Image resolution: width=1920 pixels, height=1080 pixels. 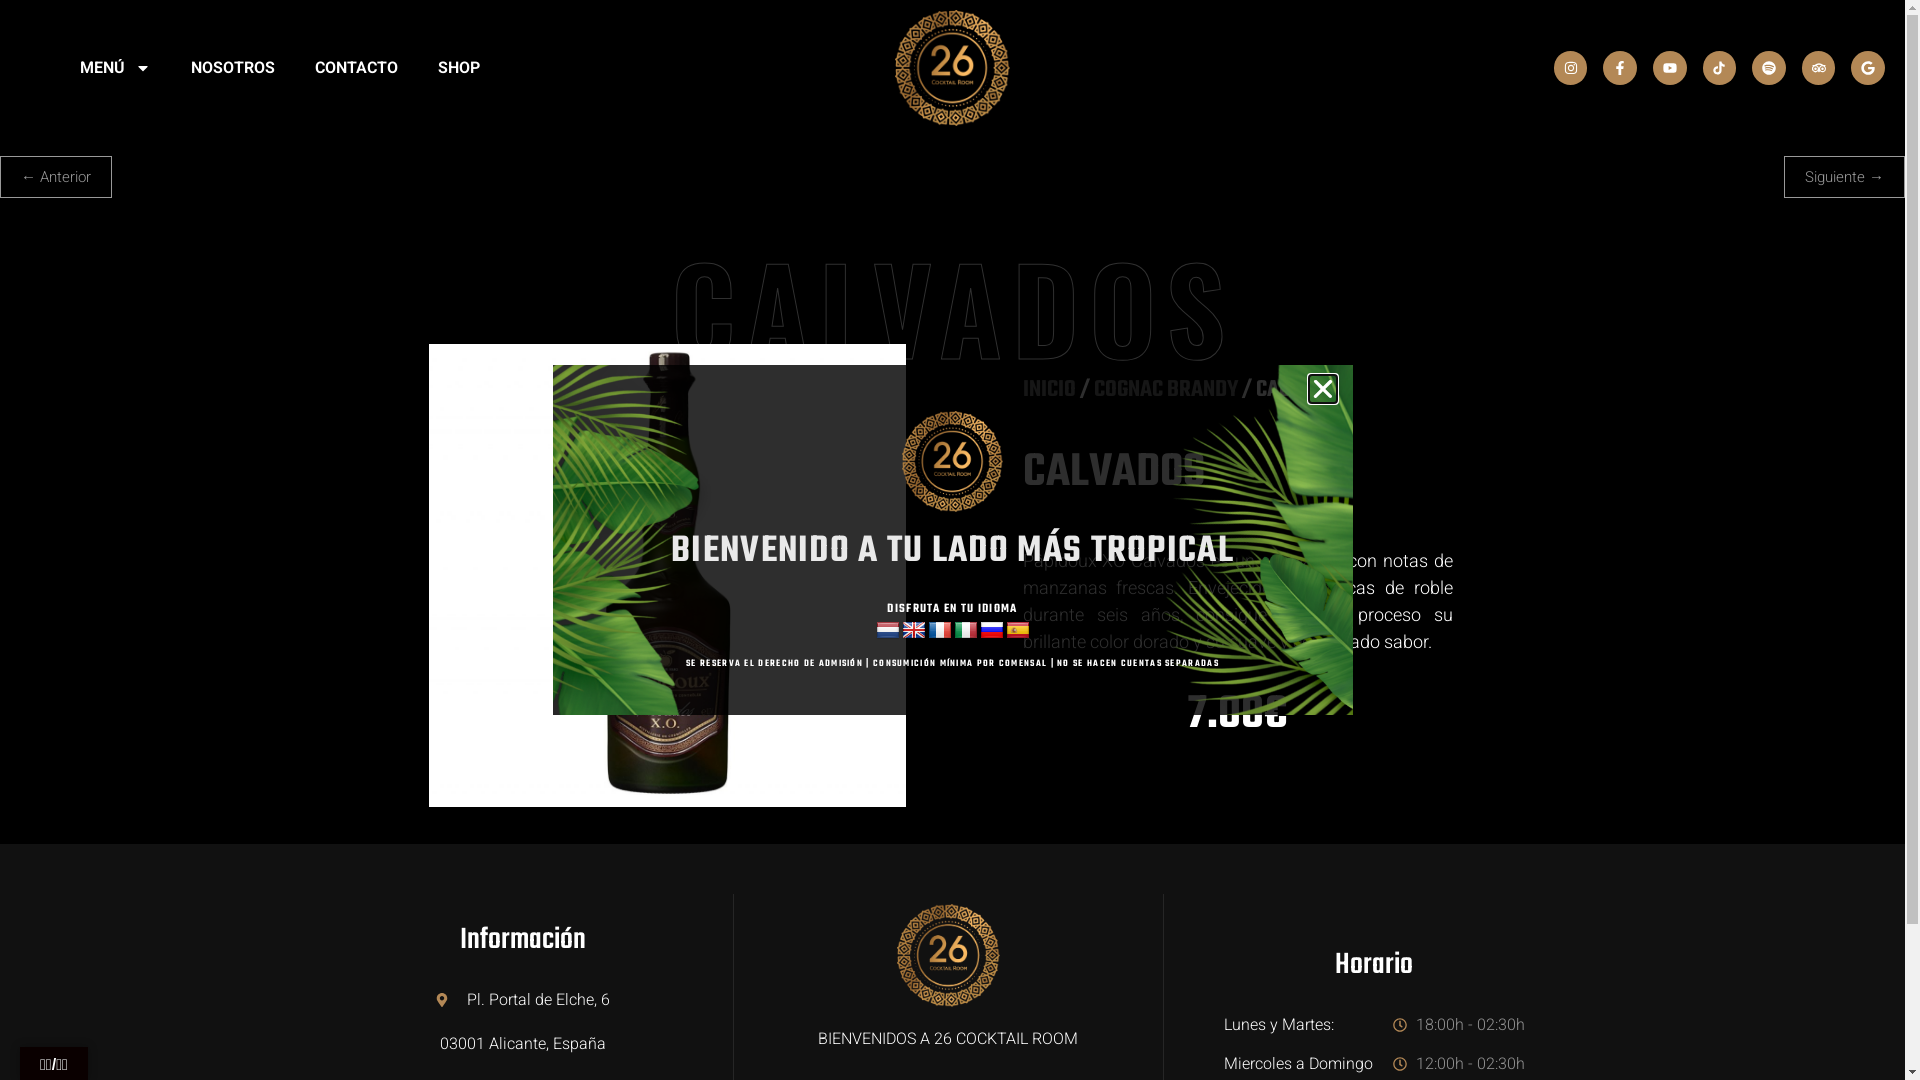 What do you see at coordinates (1017, 631) in the screenshot?
I see `'Spanish'` at bounding box center [1017, 631].